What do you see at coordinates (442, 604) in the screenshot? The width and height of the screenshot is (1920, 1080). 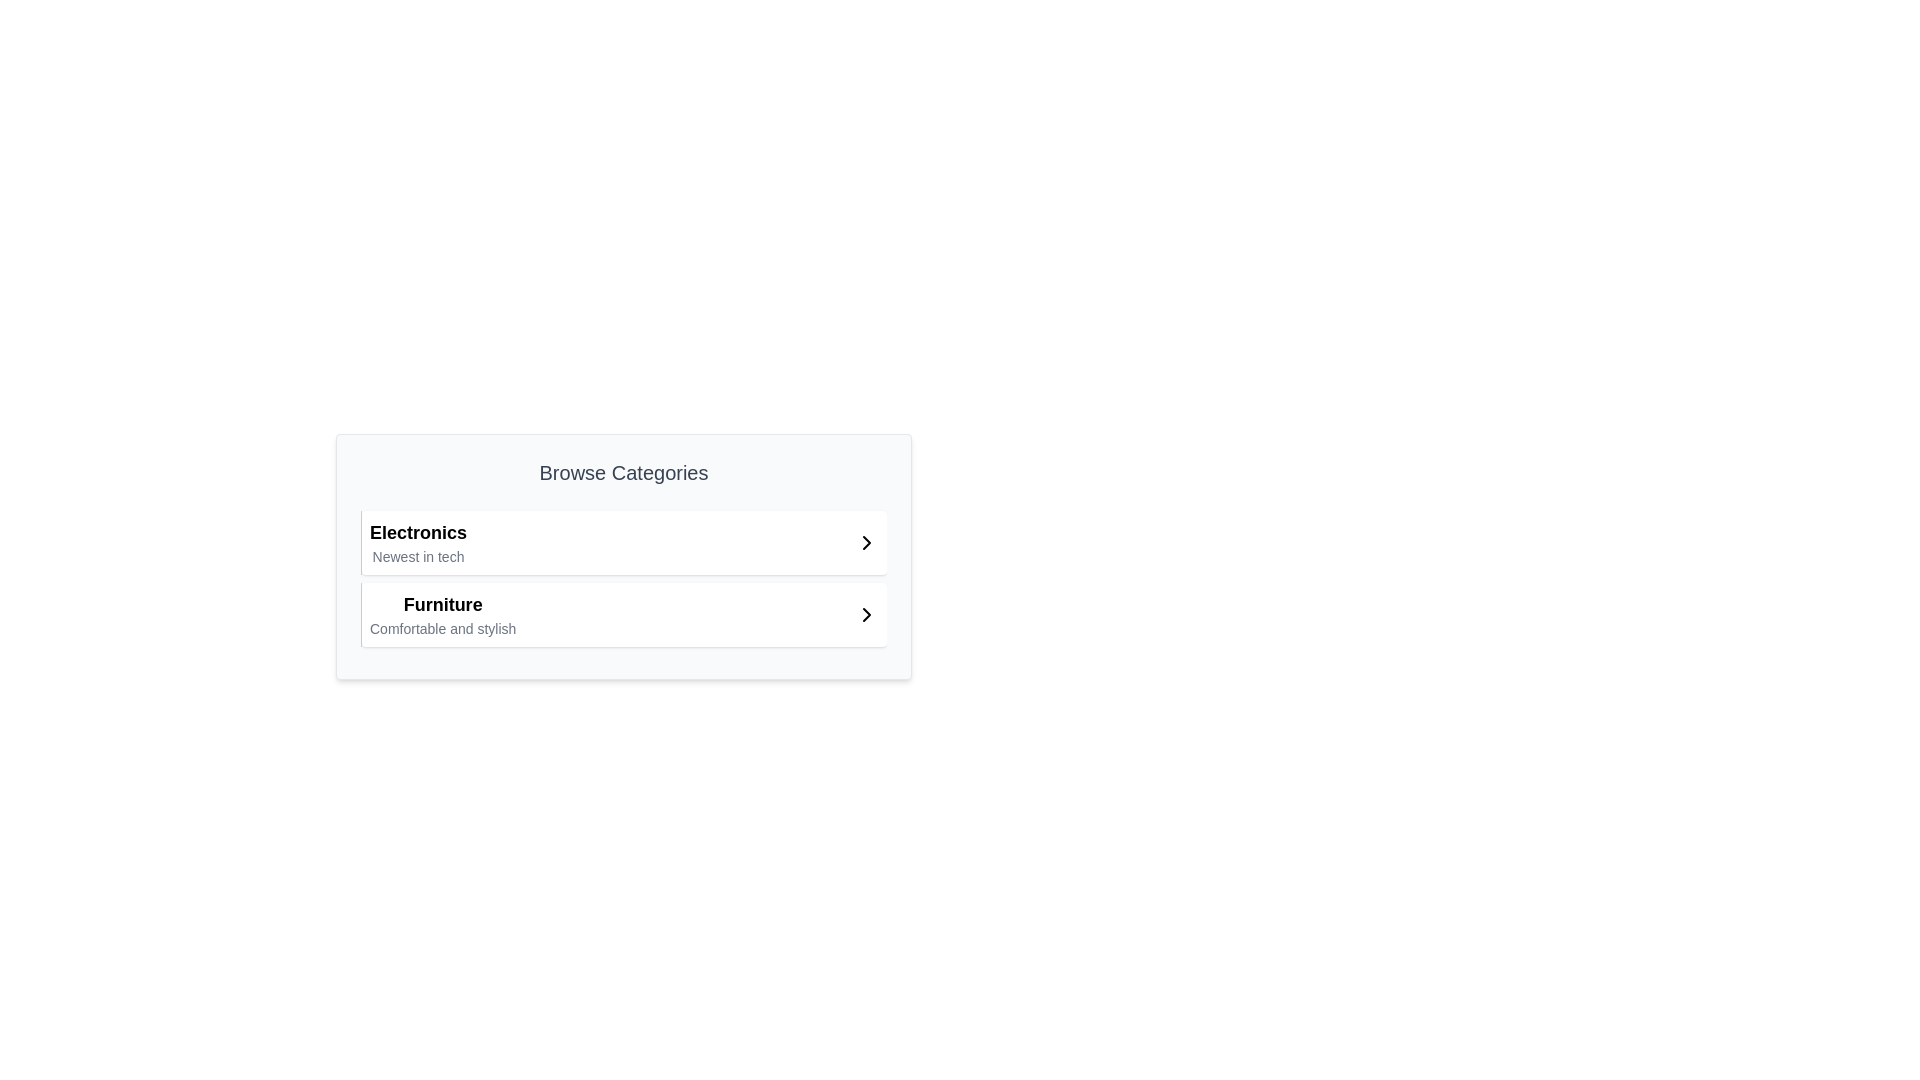 I see `the bold text header displaying 'Furniture', which is located as the left-aligned heading in the second category item under 'Browse Categories'` at bounding box center [442, 604].